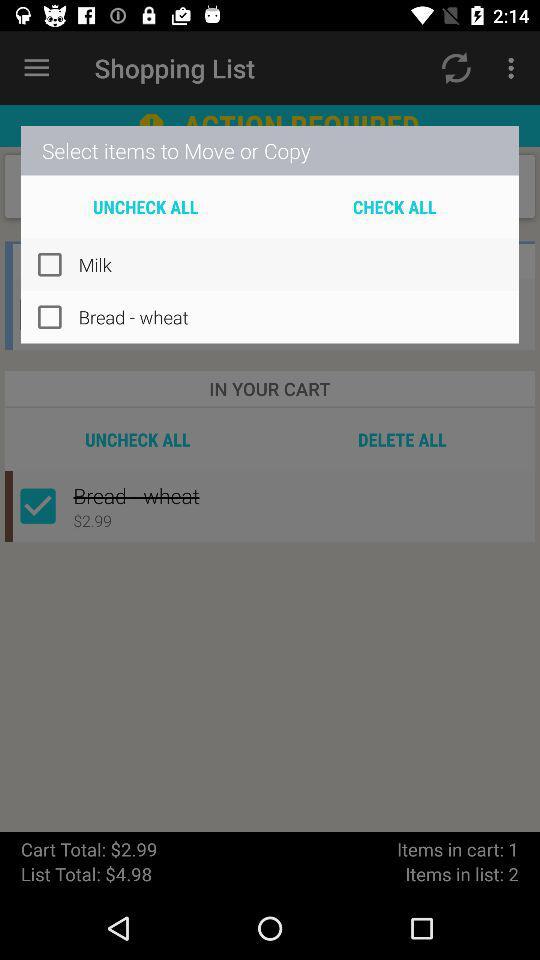  Describe the element at coordinates (394, 206) in the screenshot. I see `the check all item` at that location.